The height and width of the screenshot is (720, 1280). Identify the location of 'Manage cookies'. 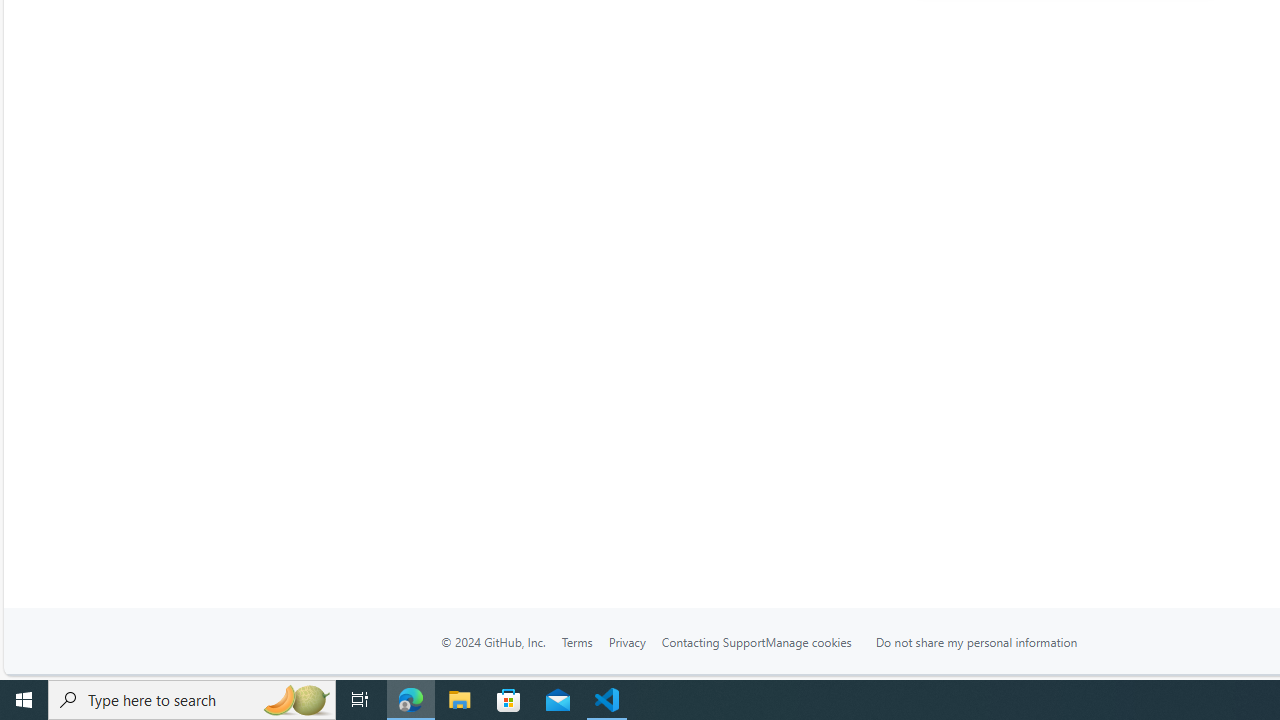
(808, 641).